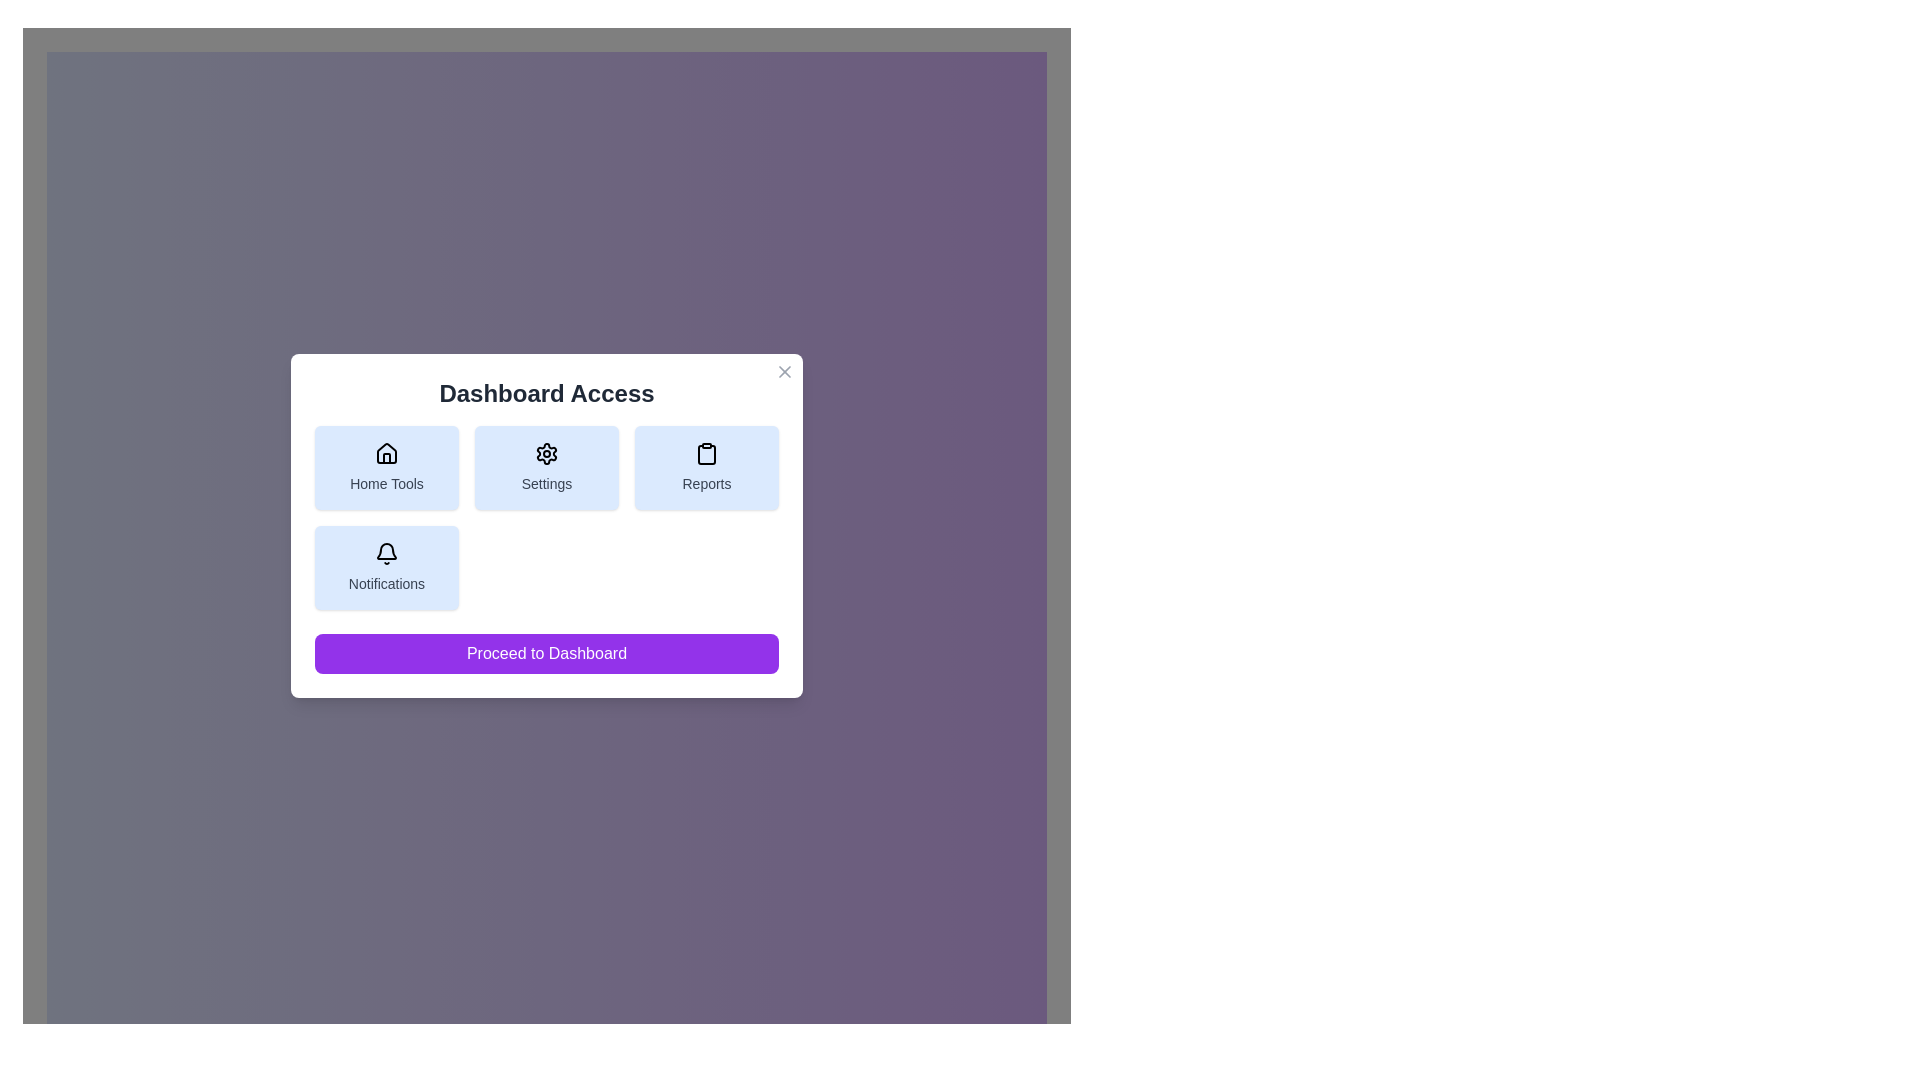 This screenshot has width=1920, height=1080. What do you see at coordinates (547, 467) in the screenshot?
I see `the settings button in the 'Dashboard Access' modal` at bounding box center [547, 467].